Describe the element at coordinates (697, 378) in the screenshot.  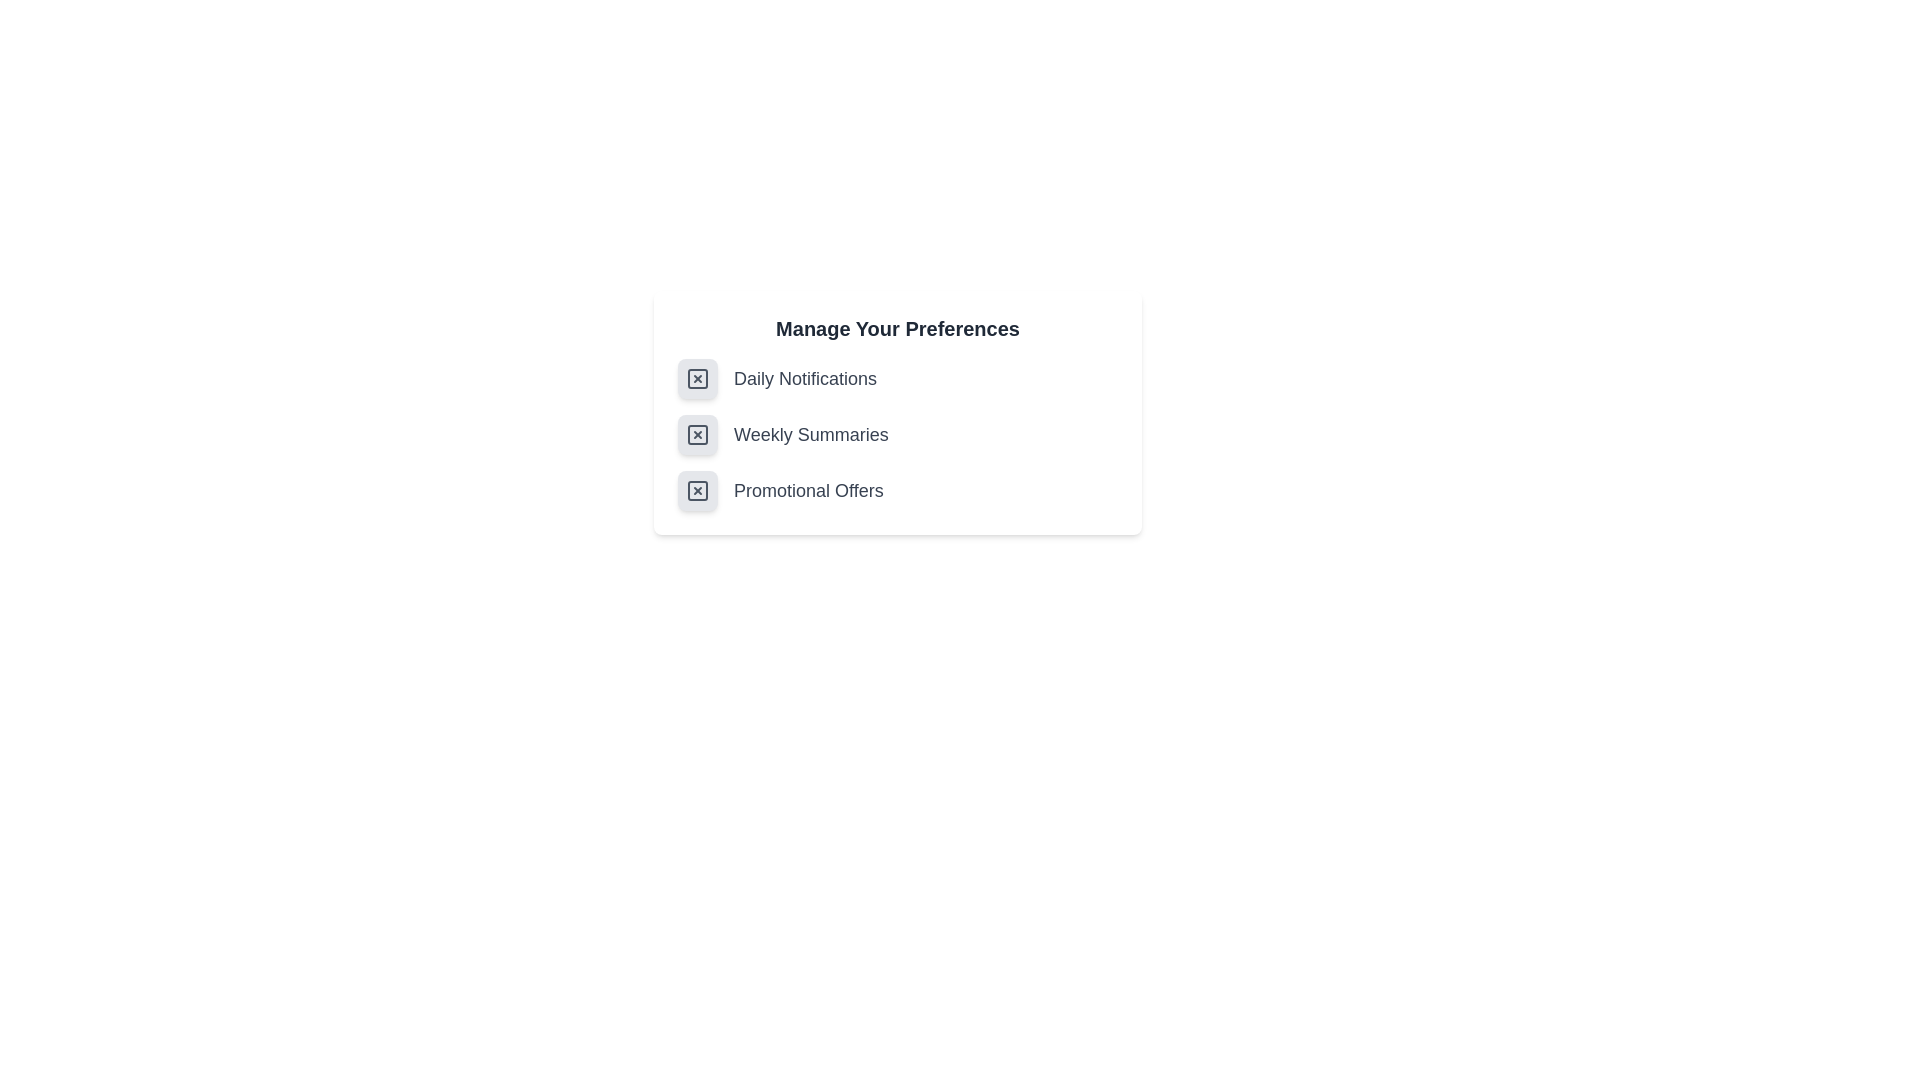
I see `the small, rounded square button with a light gray background and dark gray outline, featuring an 'X' icon, located in the topmost row of the list beside 'Daily Notifications.'` at that location.